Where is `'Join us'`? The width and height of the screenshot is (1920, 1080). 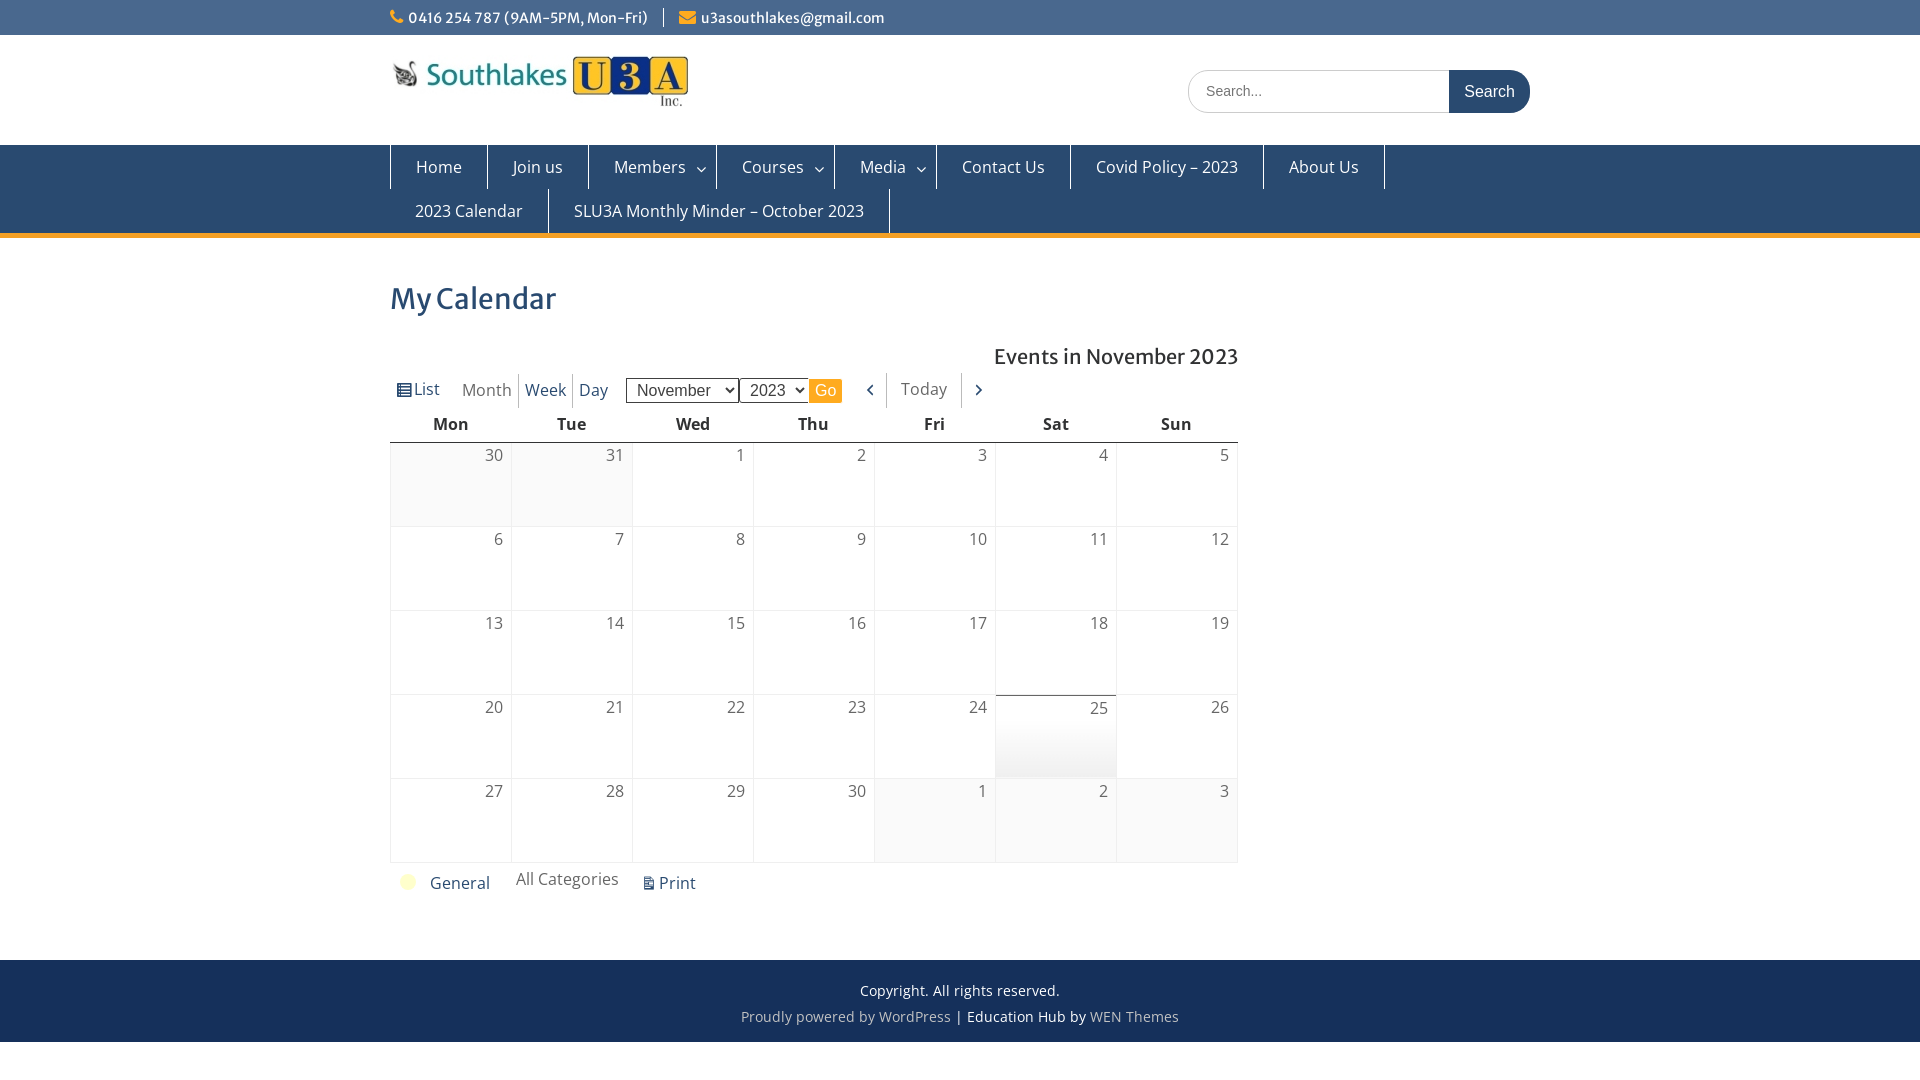 'Join us' is located at coordinates (488, 165).